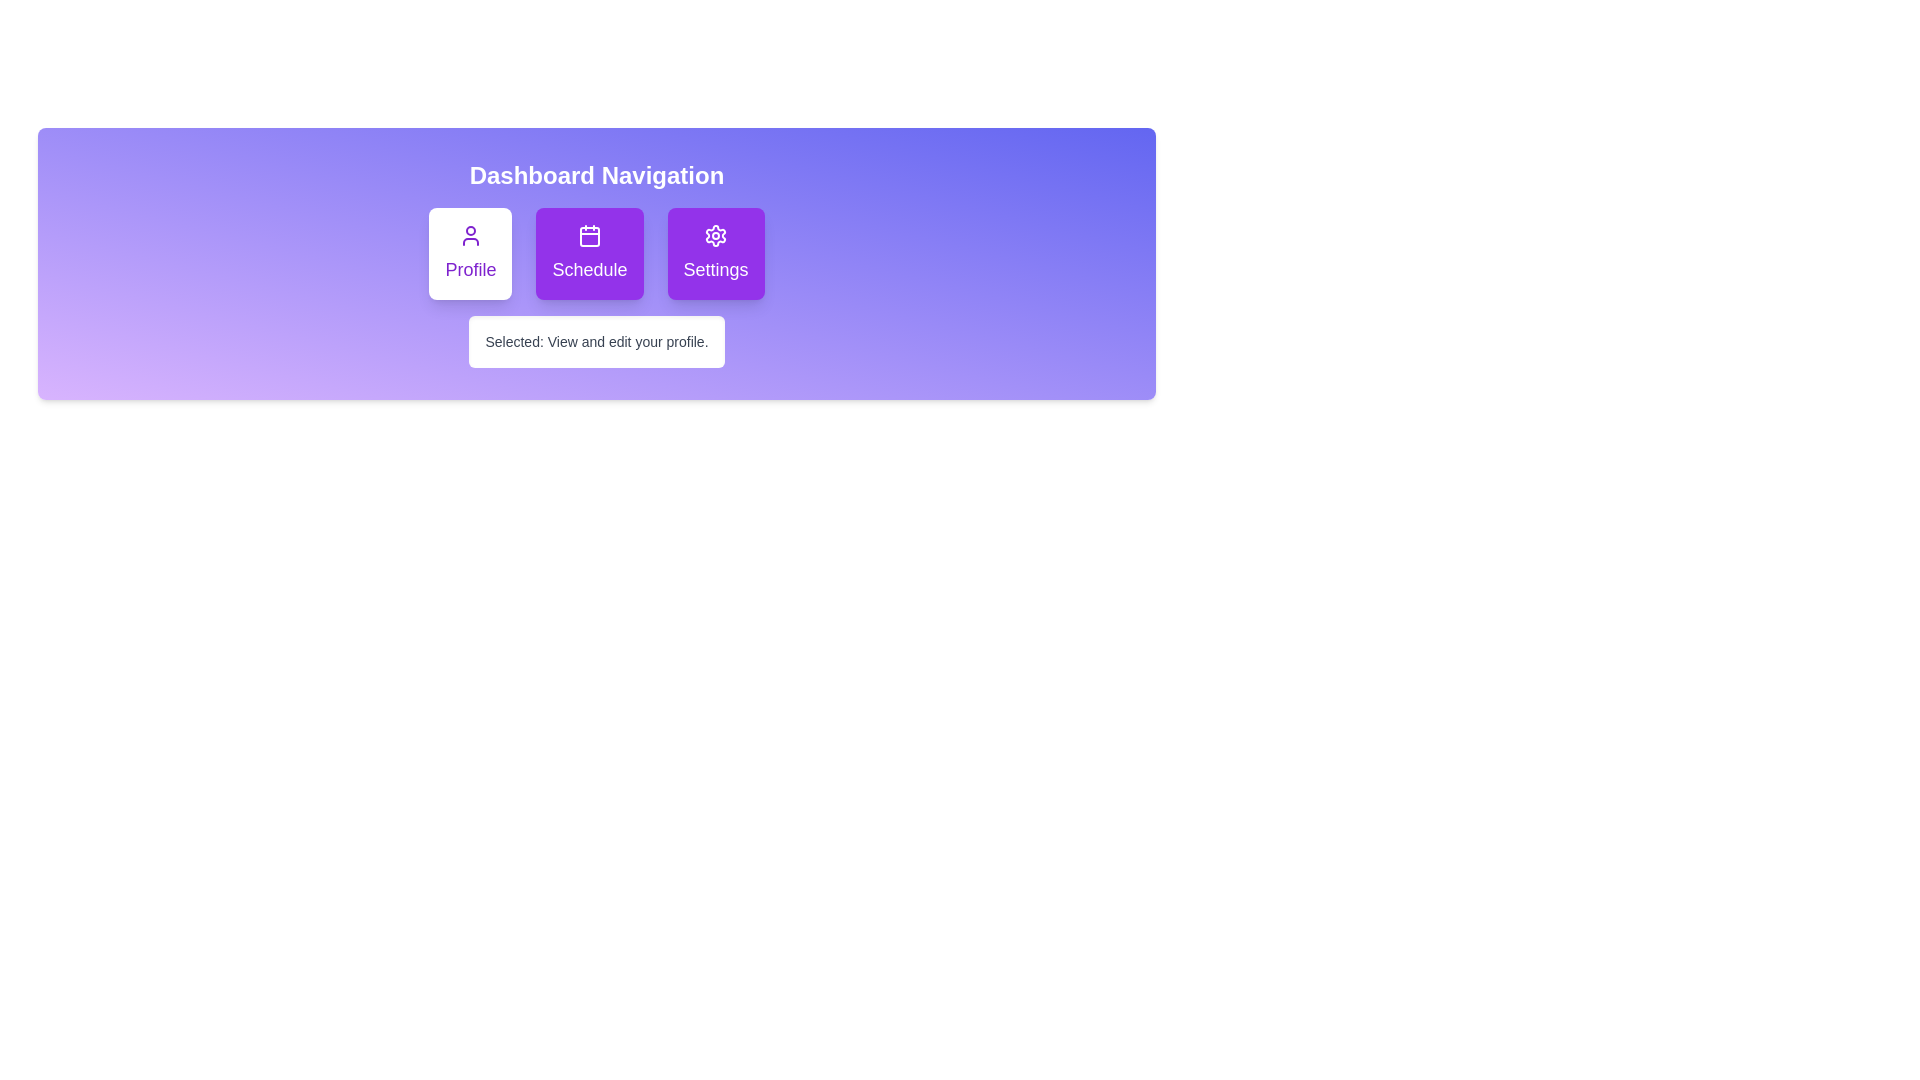 Image resolution: width=1920 pixels, height=1080 pixels. Describe the element at coordinates (589, 253) in the screenshot. I see `the second button in the group of three, which navigates to the 'Schedule' section` at that location.